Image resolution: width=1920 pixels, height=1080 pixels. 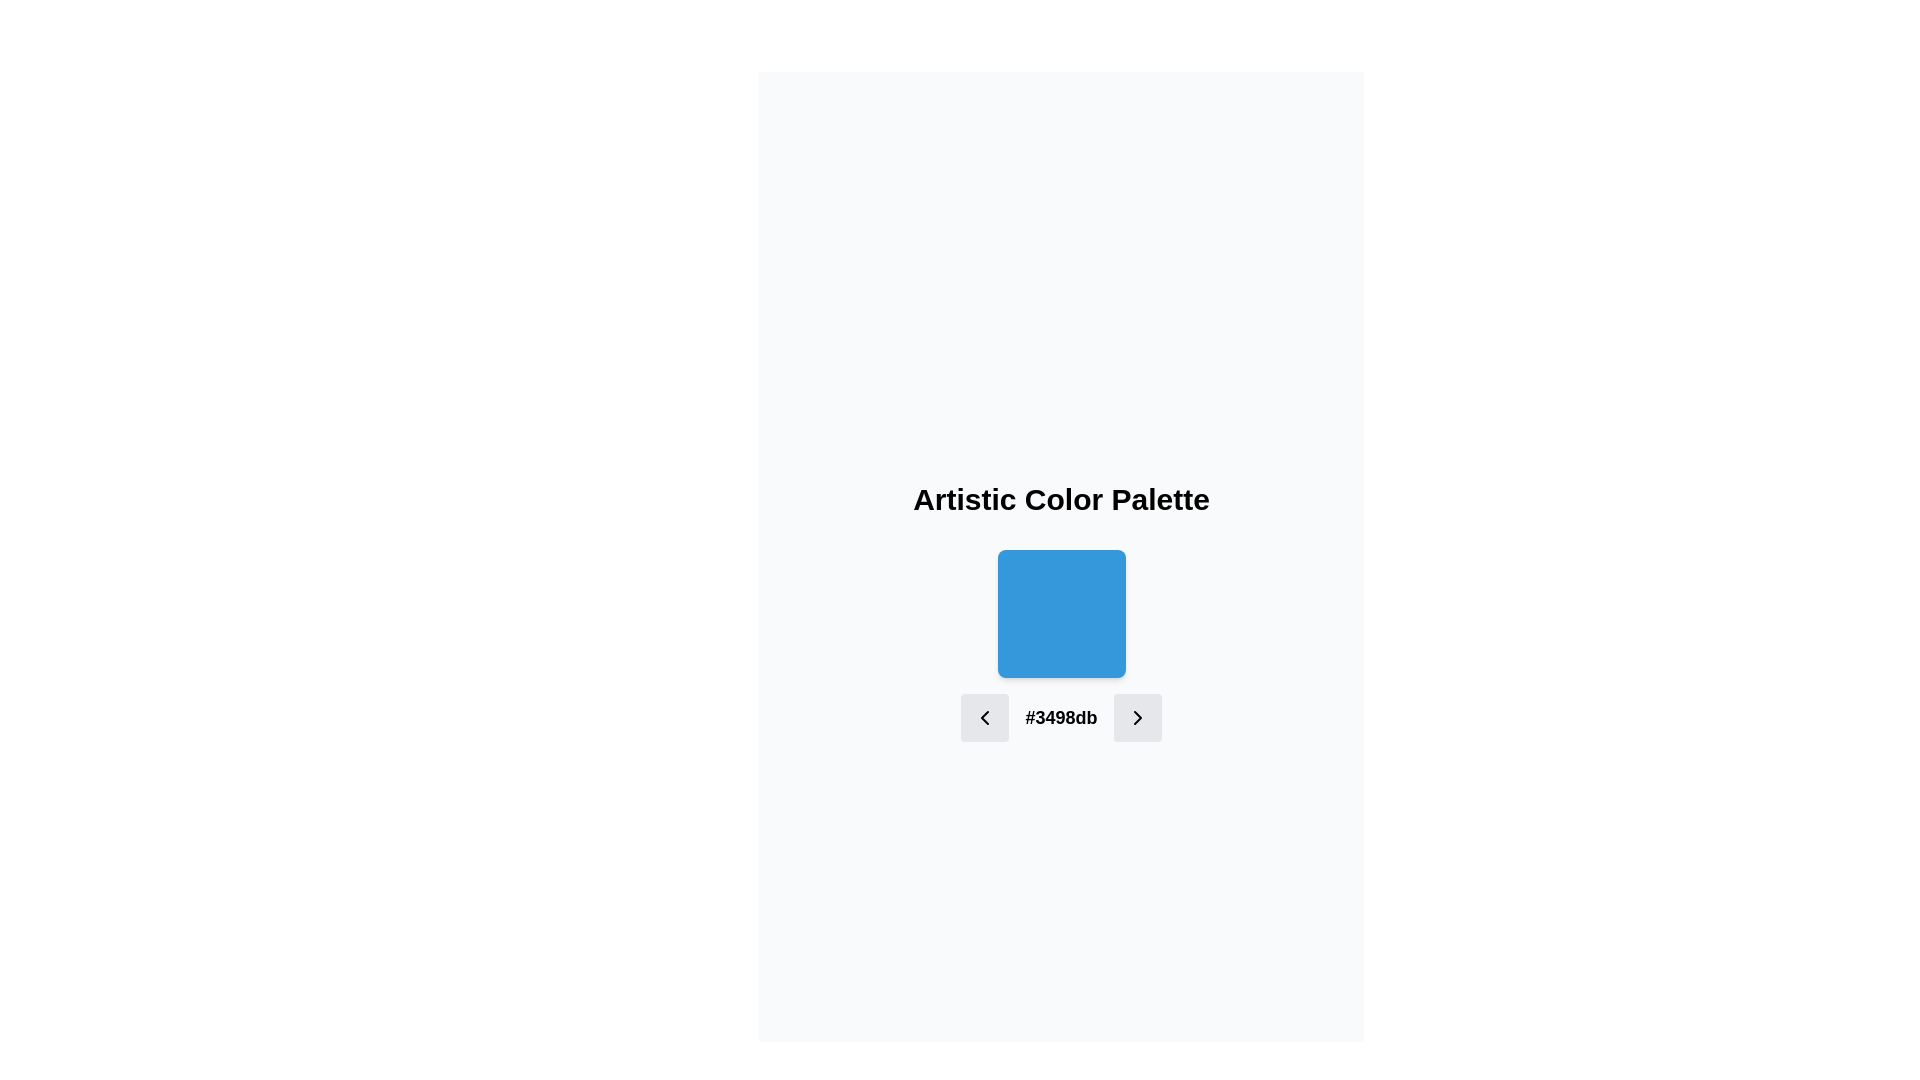 What do you see at coordinates (1060, 716) in the screenshot?
I see `the text label displaying the hexadecimal color code '#3498db' in a bold black font, which is centrally located at the bottom of the interface, positioned between a left-pointing and a right-pointing arrow, and below a blue square color sample` at bounding box center [1060, 716].